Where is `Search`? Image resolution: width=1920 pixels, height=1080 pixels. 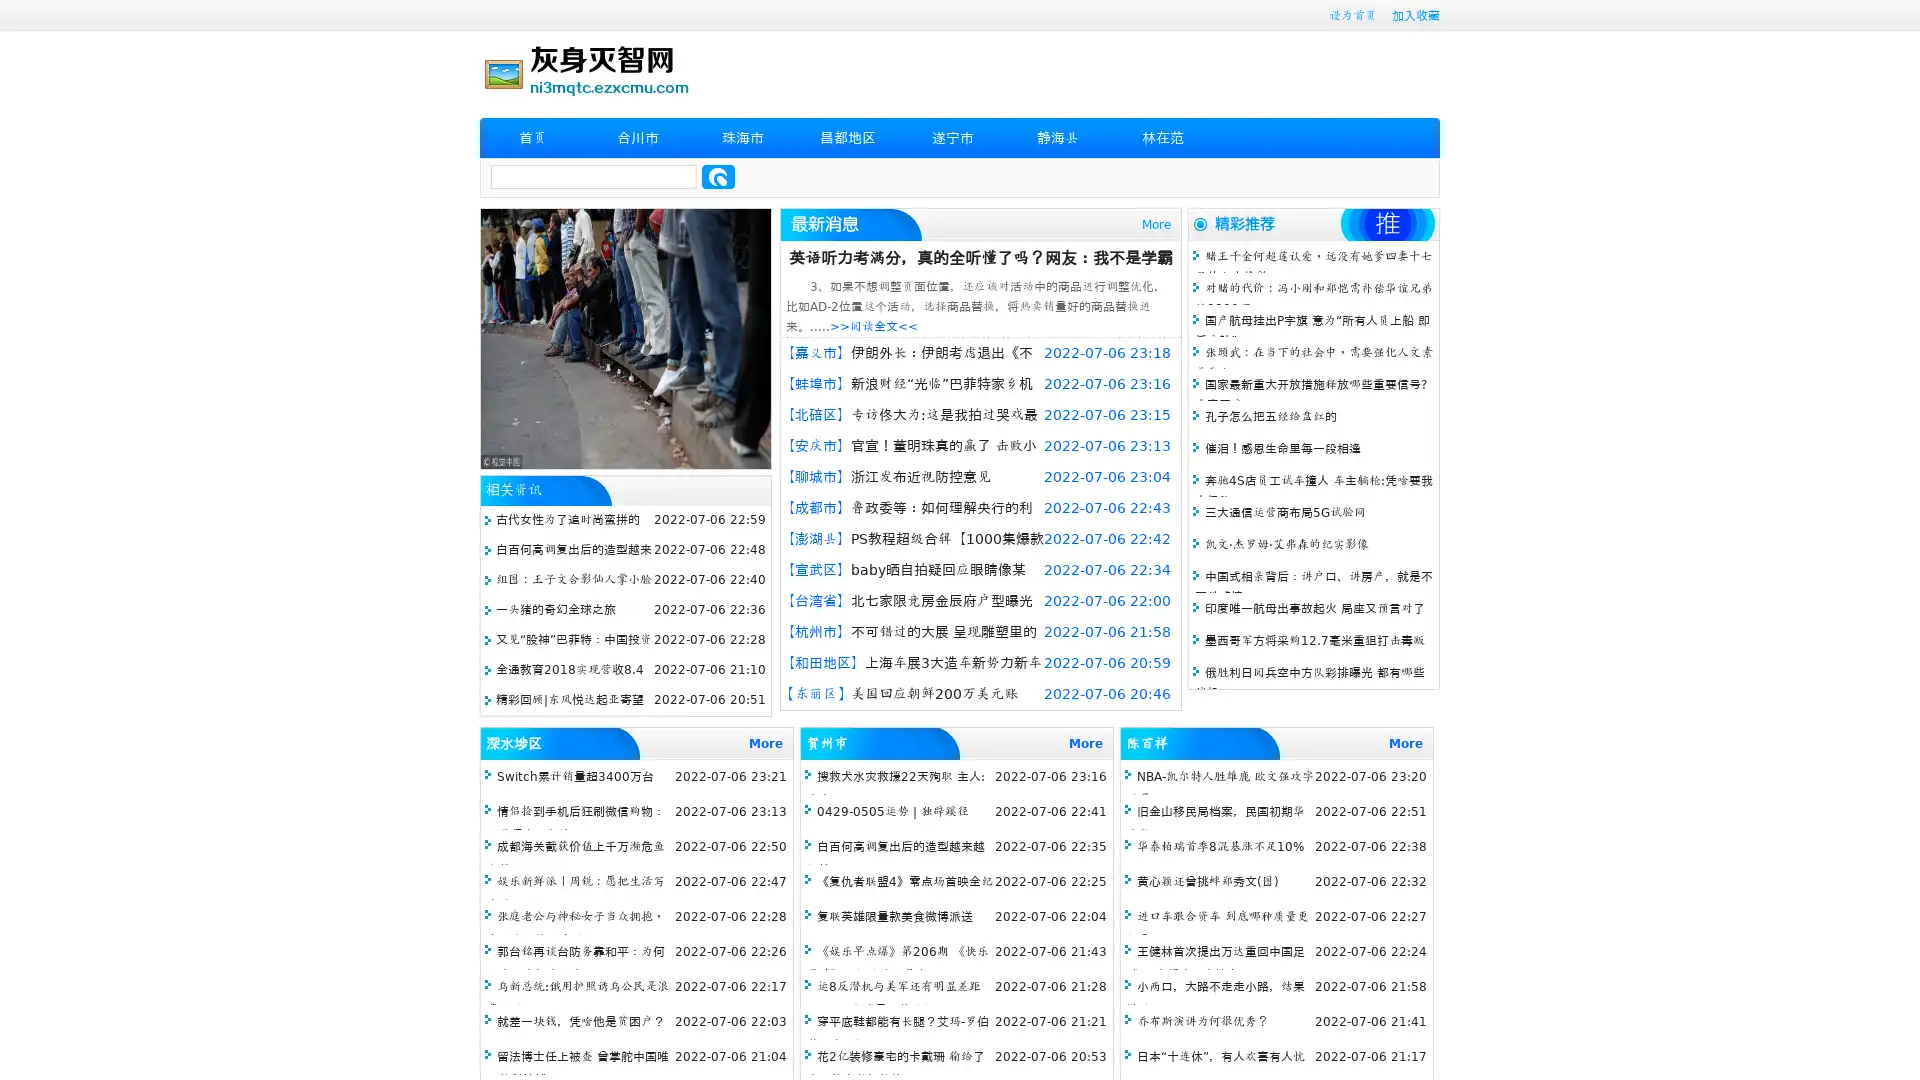 Search is located at coordinates (718, 176).